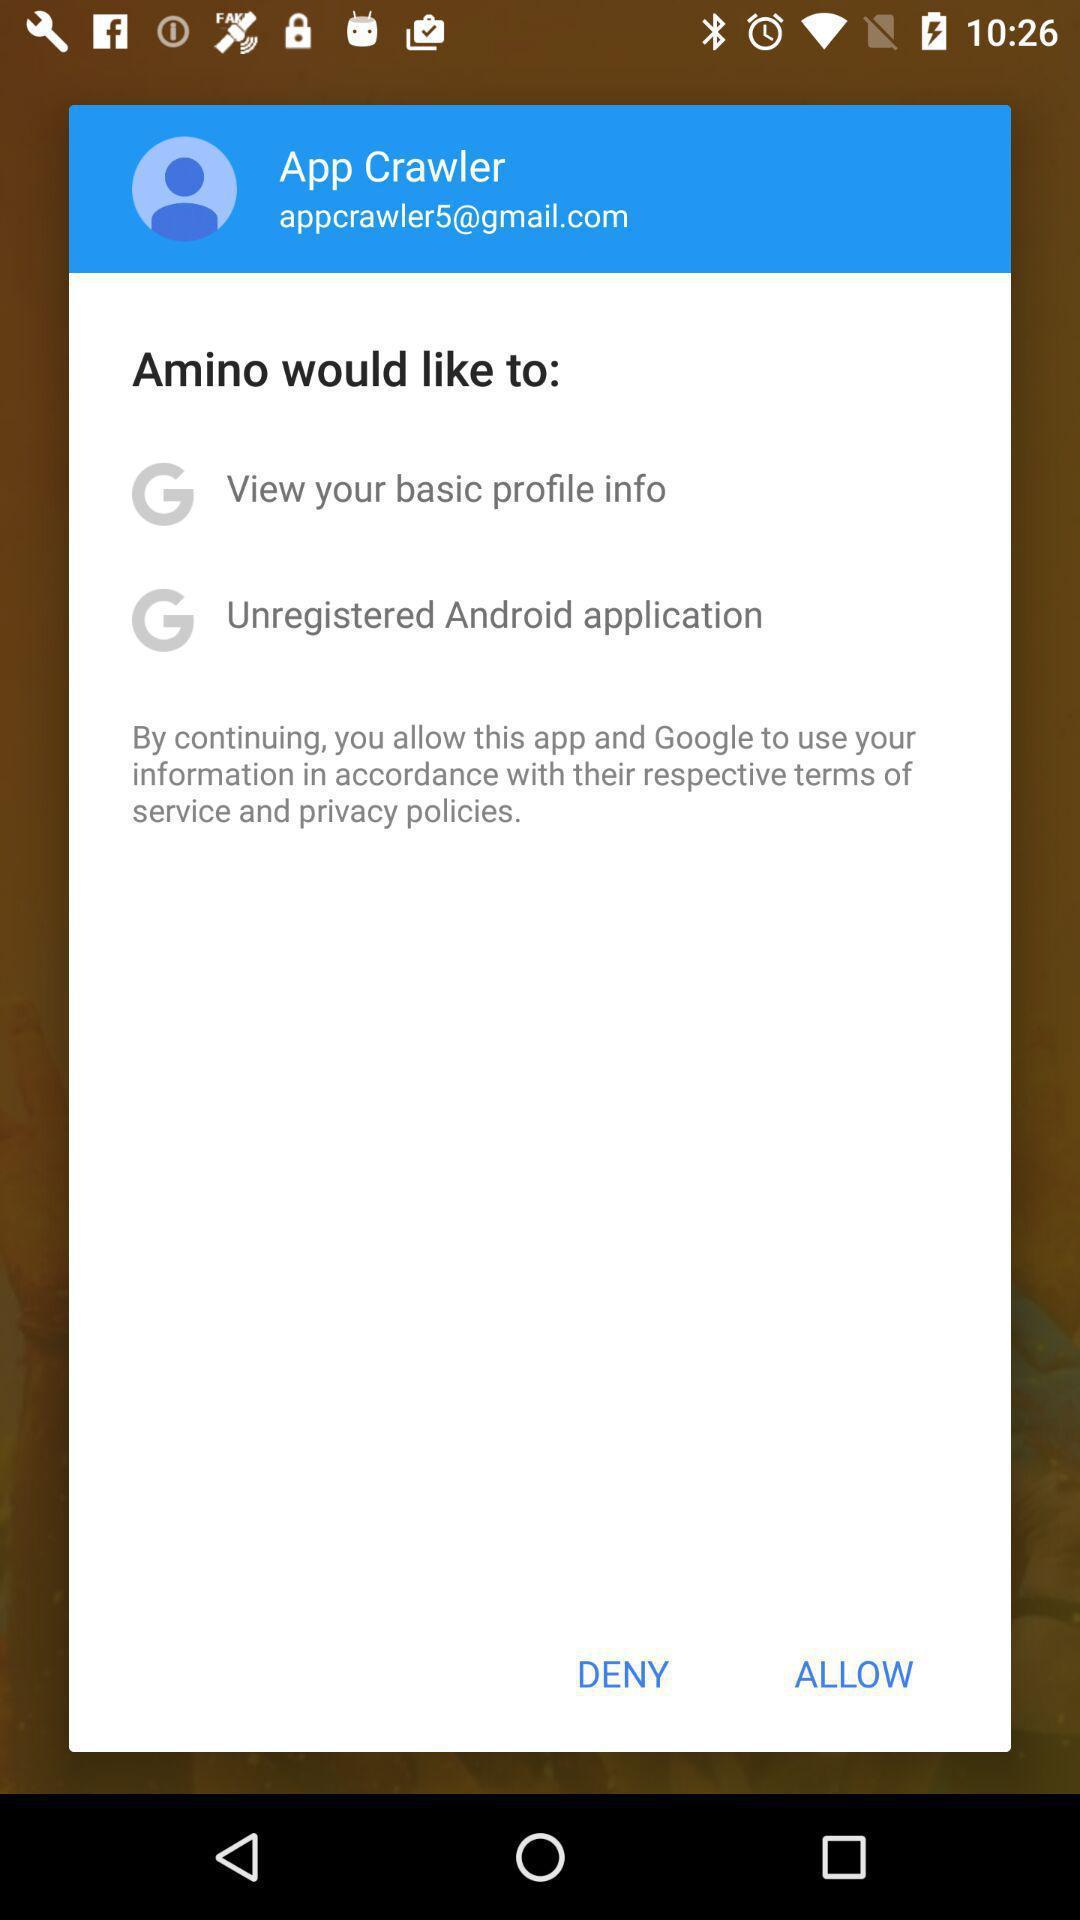 This screenshot has height=1920, width=1080. What do you see at coordinates (494, 612) in the screenshot?
I see `the app below view your basic icon` at bounding box center [494, 612].